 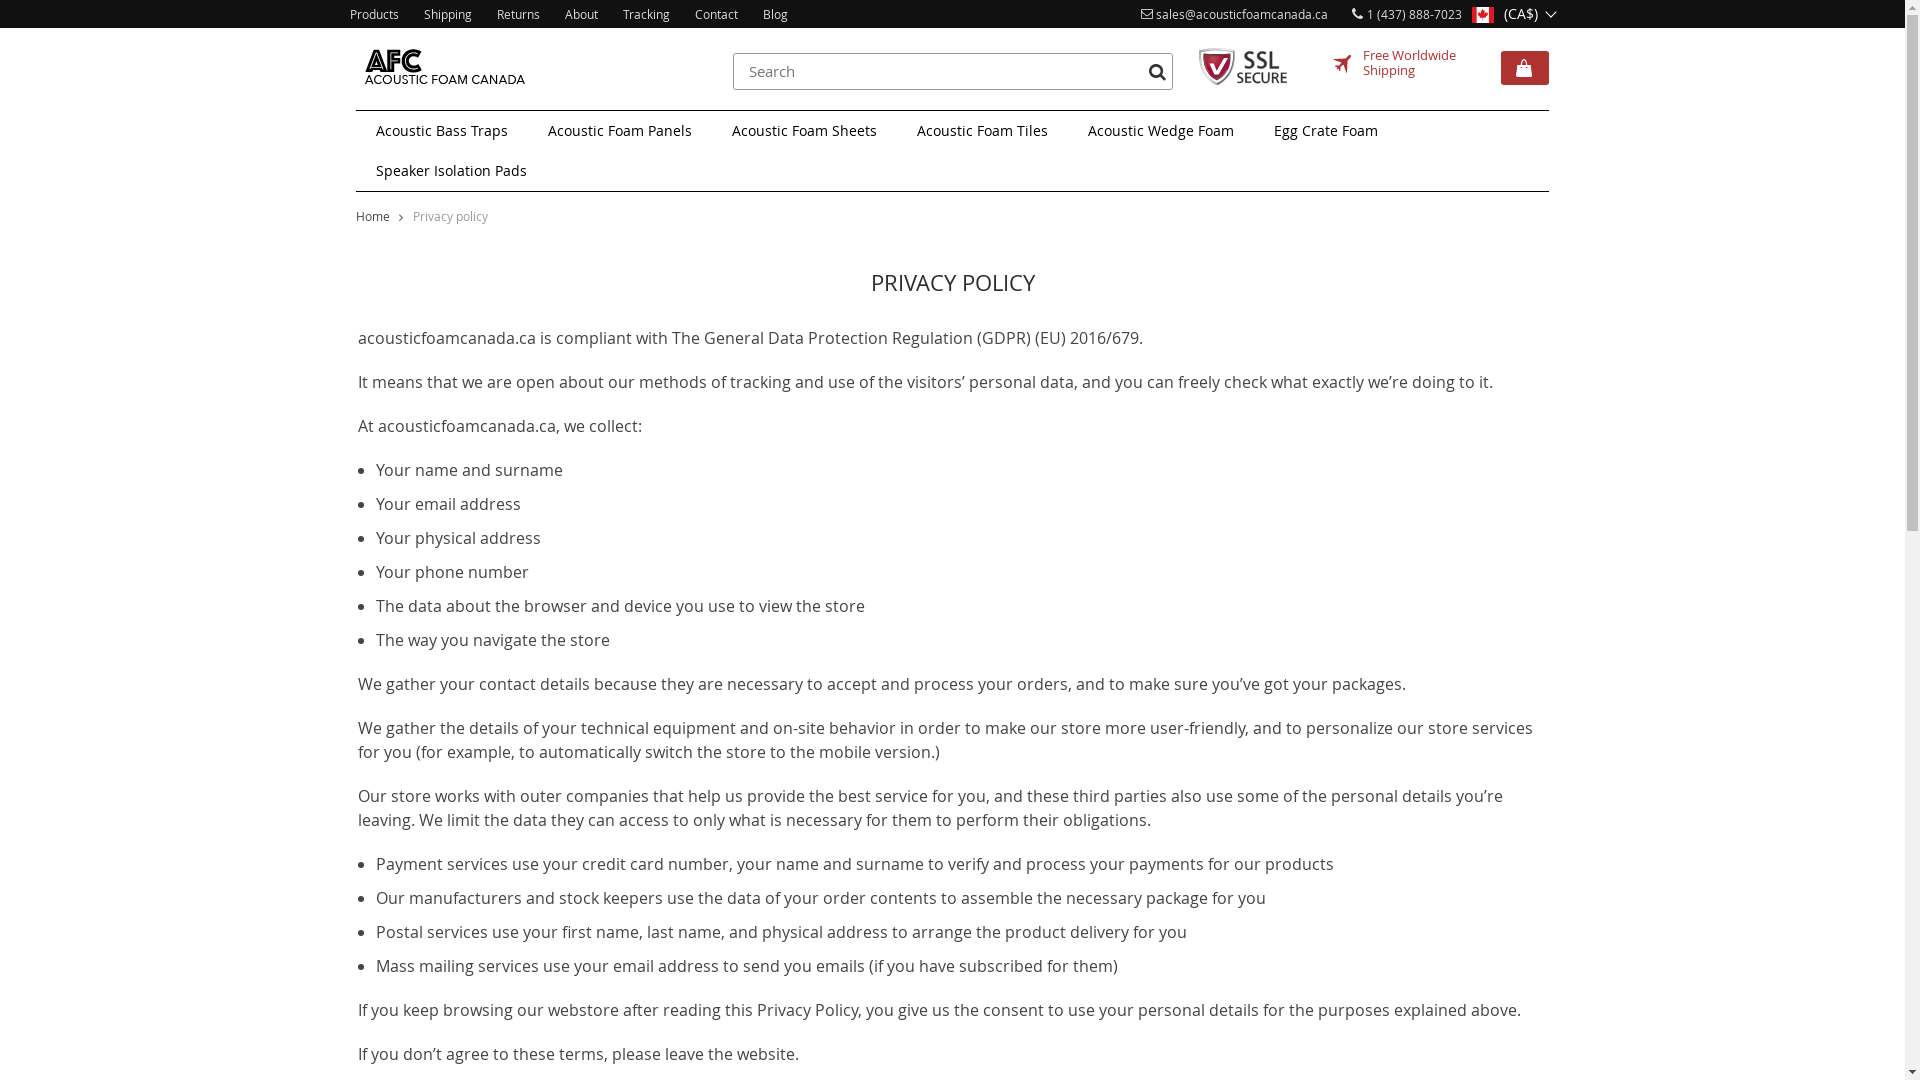 I want to click on 'Acoustic Foam Sheets', so click(x=804, y=131).